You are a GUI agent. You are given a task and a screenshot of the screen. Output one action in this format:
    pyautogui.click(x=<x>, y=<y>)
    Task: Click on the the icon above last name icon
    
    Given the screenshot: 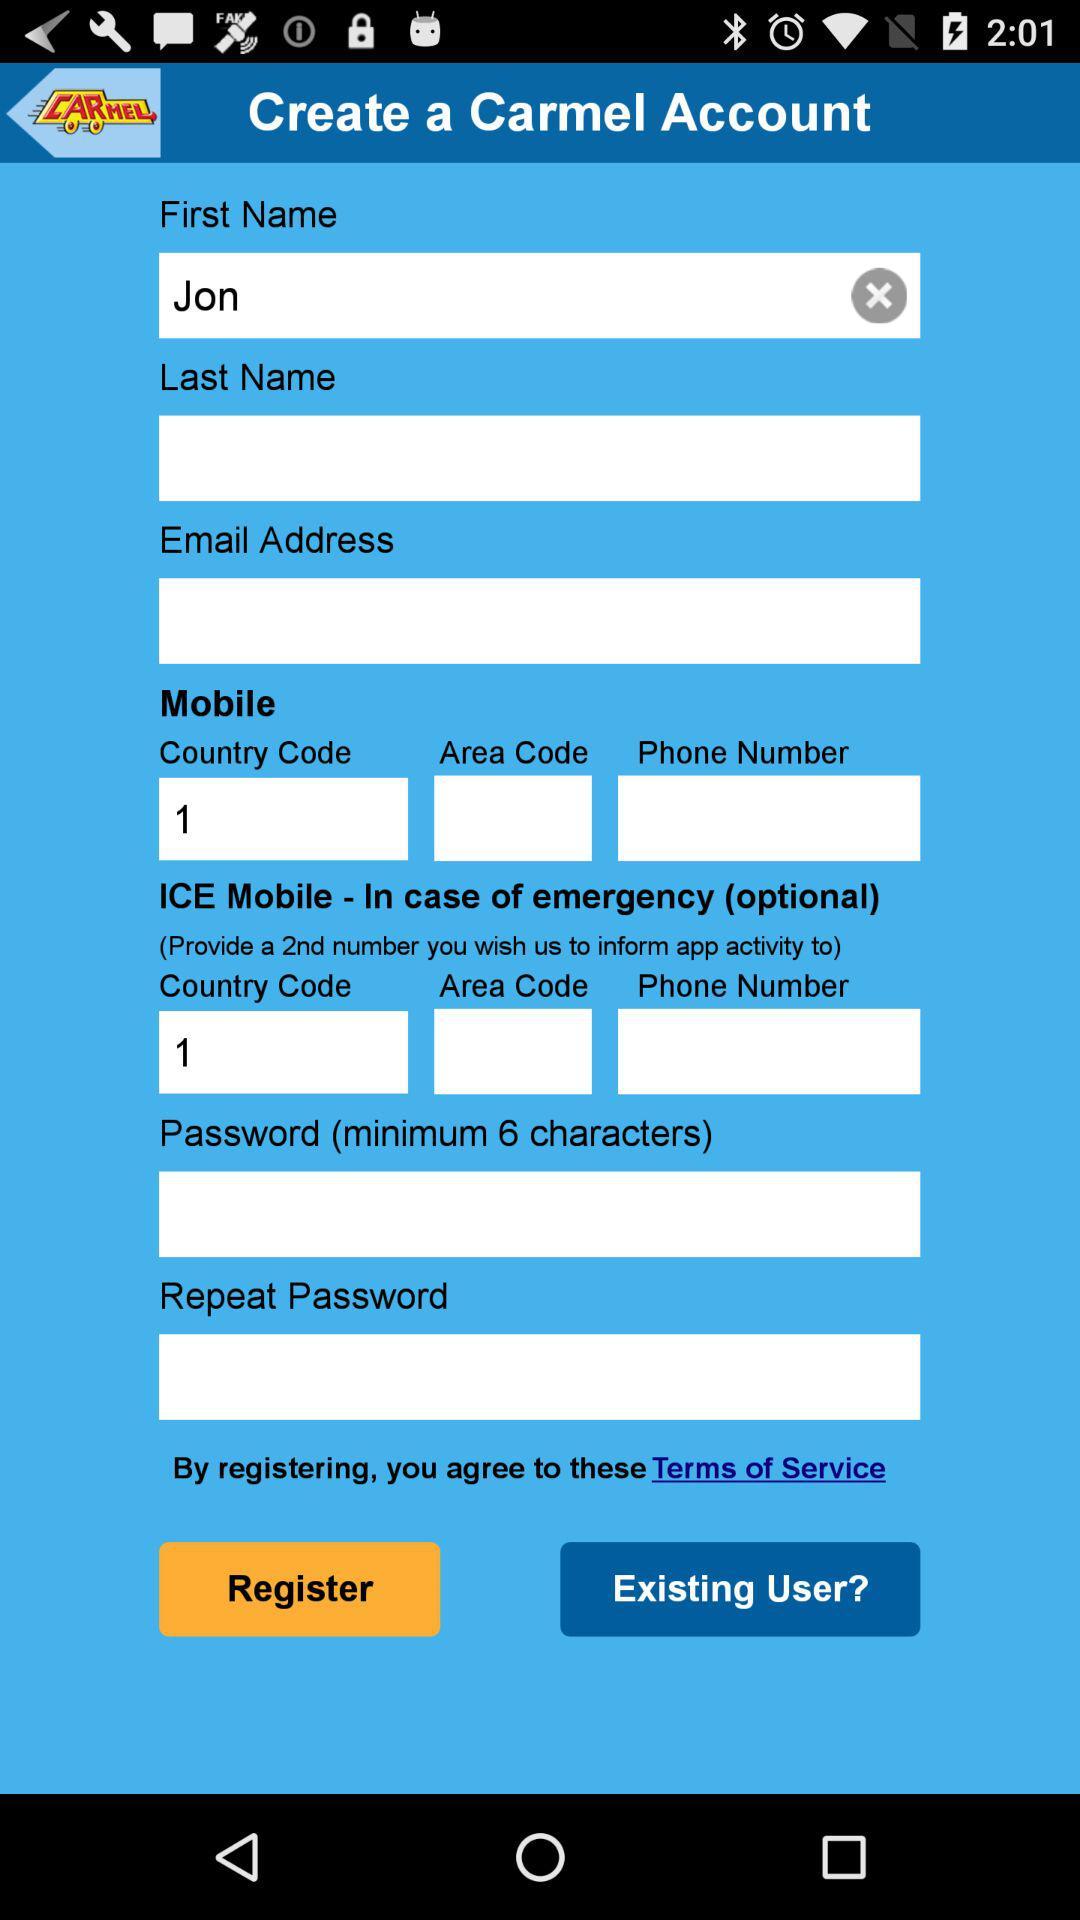 What is the action you would take?
    pyautogui.click(x=538, y=294)
    